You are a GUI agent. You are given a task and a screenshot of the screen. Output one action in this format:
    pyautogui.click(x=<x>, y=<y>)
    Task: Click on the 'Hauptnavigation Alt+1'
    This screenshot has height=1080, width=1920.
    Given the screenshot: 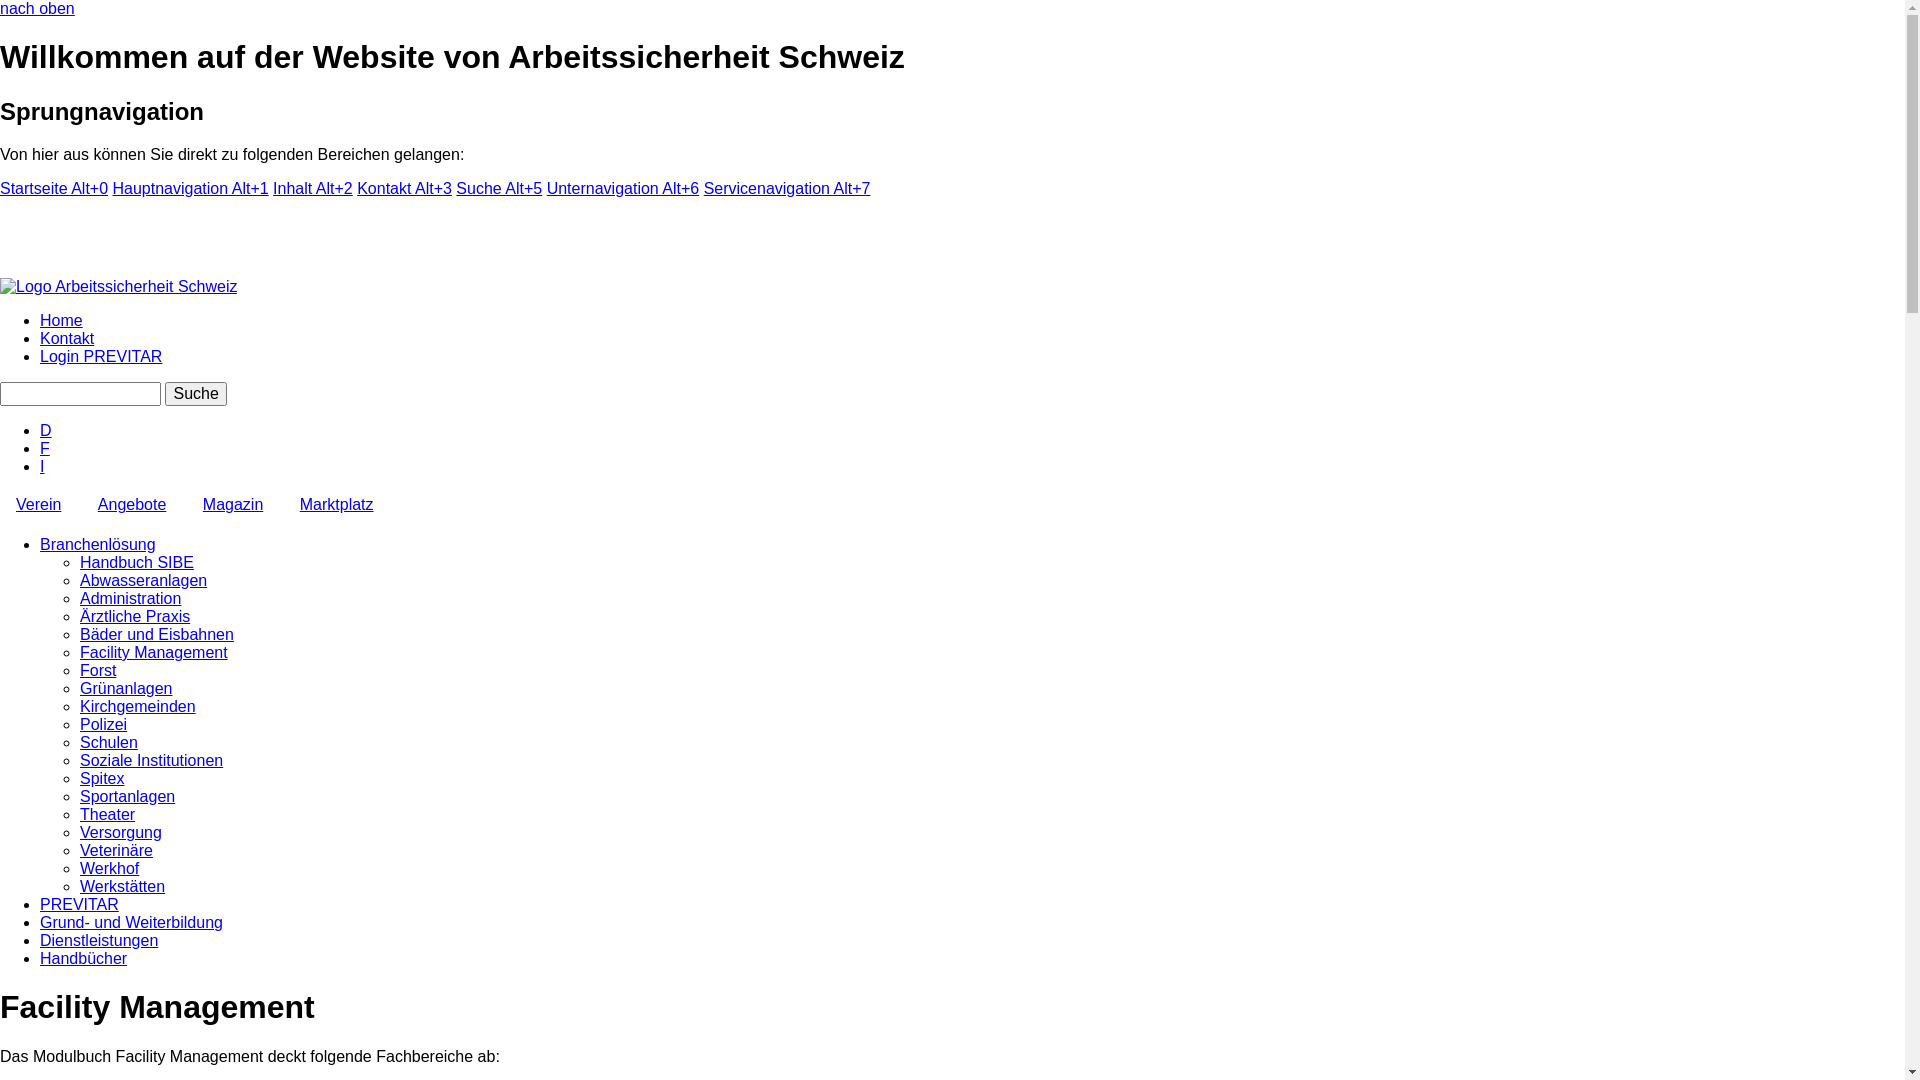 What is the action you would take?
    pyautogui.click(x=191, y=188)
    